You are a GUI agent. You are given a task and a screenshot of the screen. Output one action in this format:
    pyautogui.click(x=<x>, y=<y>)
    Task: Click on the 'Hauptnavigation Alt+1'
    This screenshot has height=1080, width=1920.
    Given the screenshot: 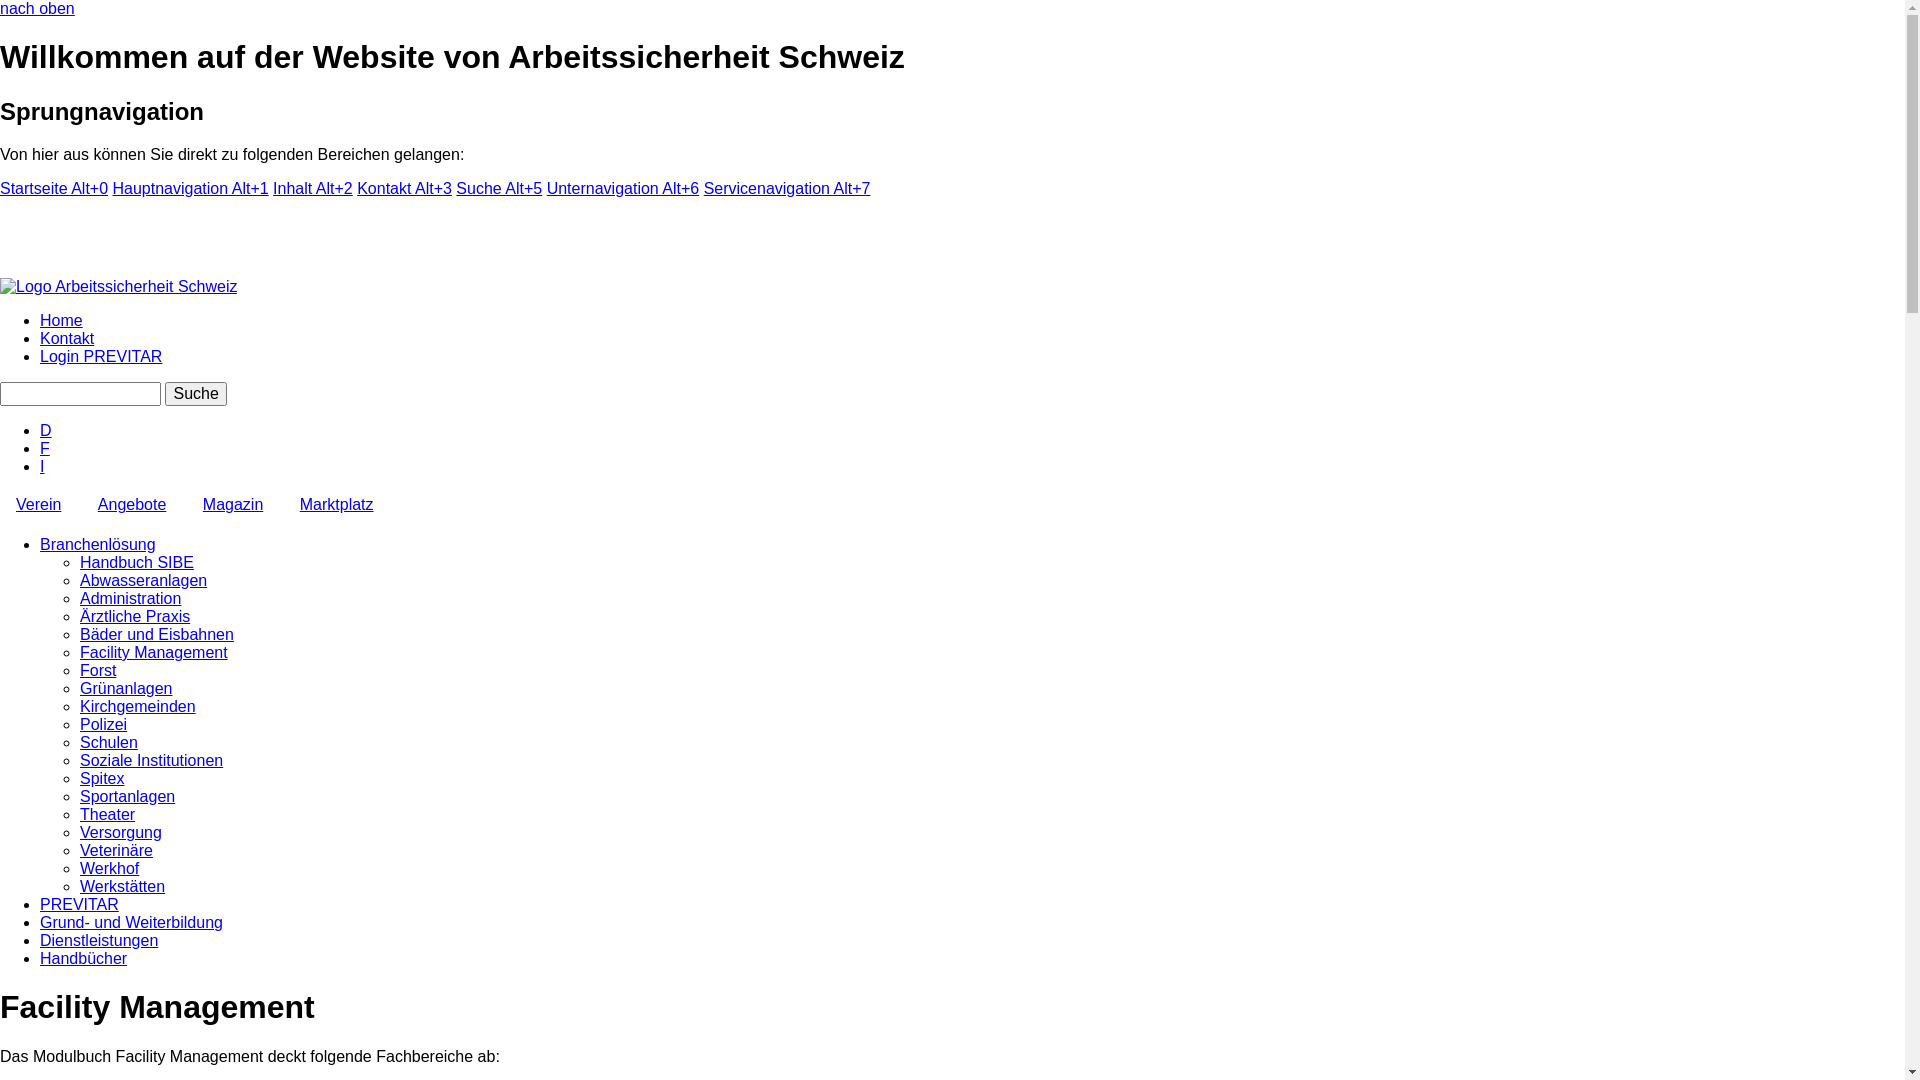 What is the action you would take?
    pyautogui.click(x=191, y=188)
    